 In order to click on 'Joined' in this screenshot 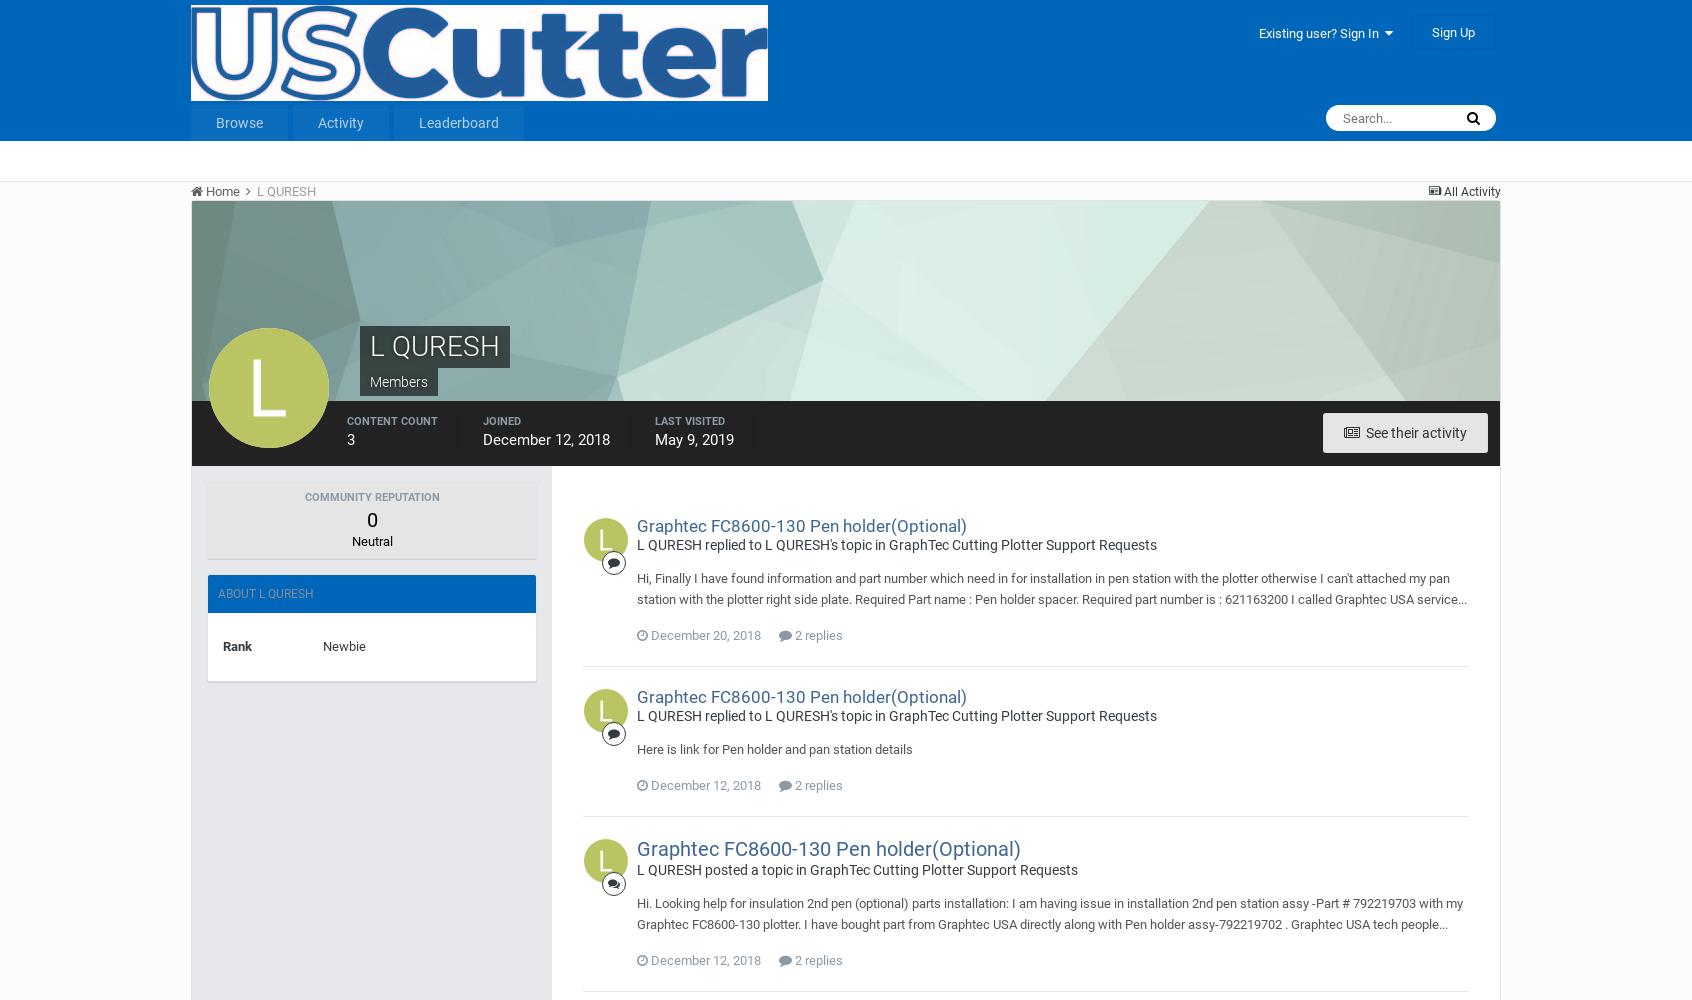, I will do `click(502, 421)`.